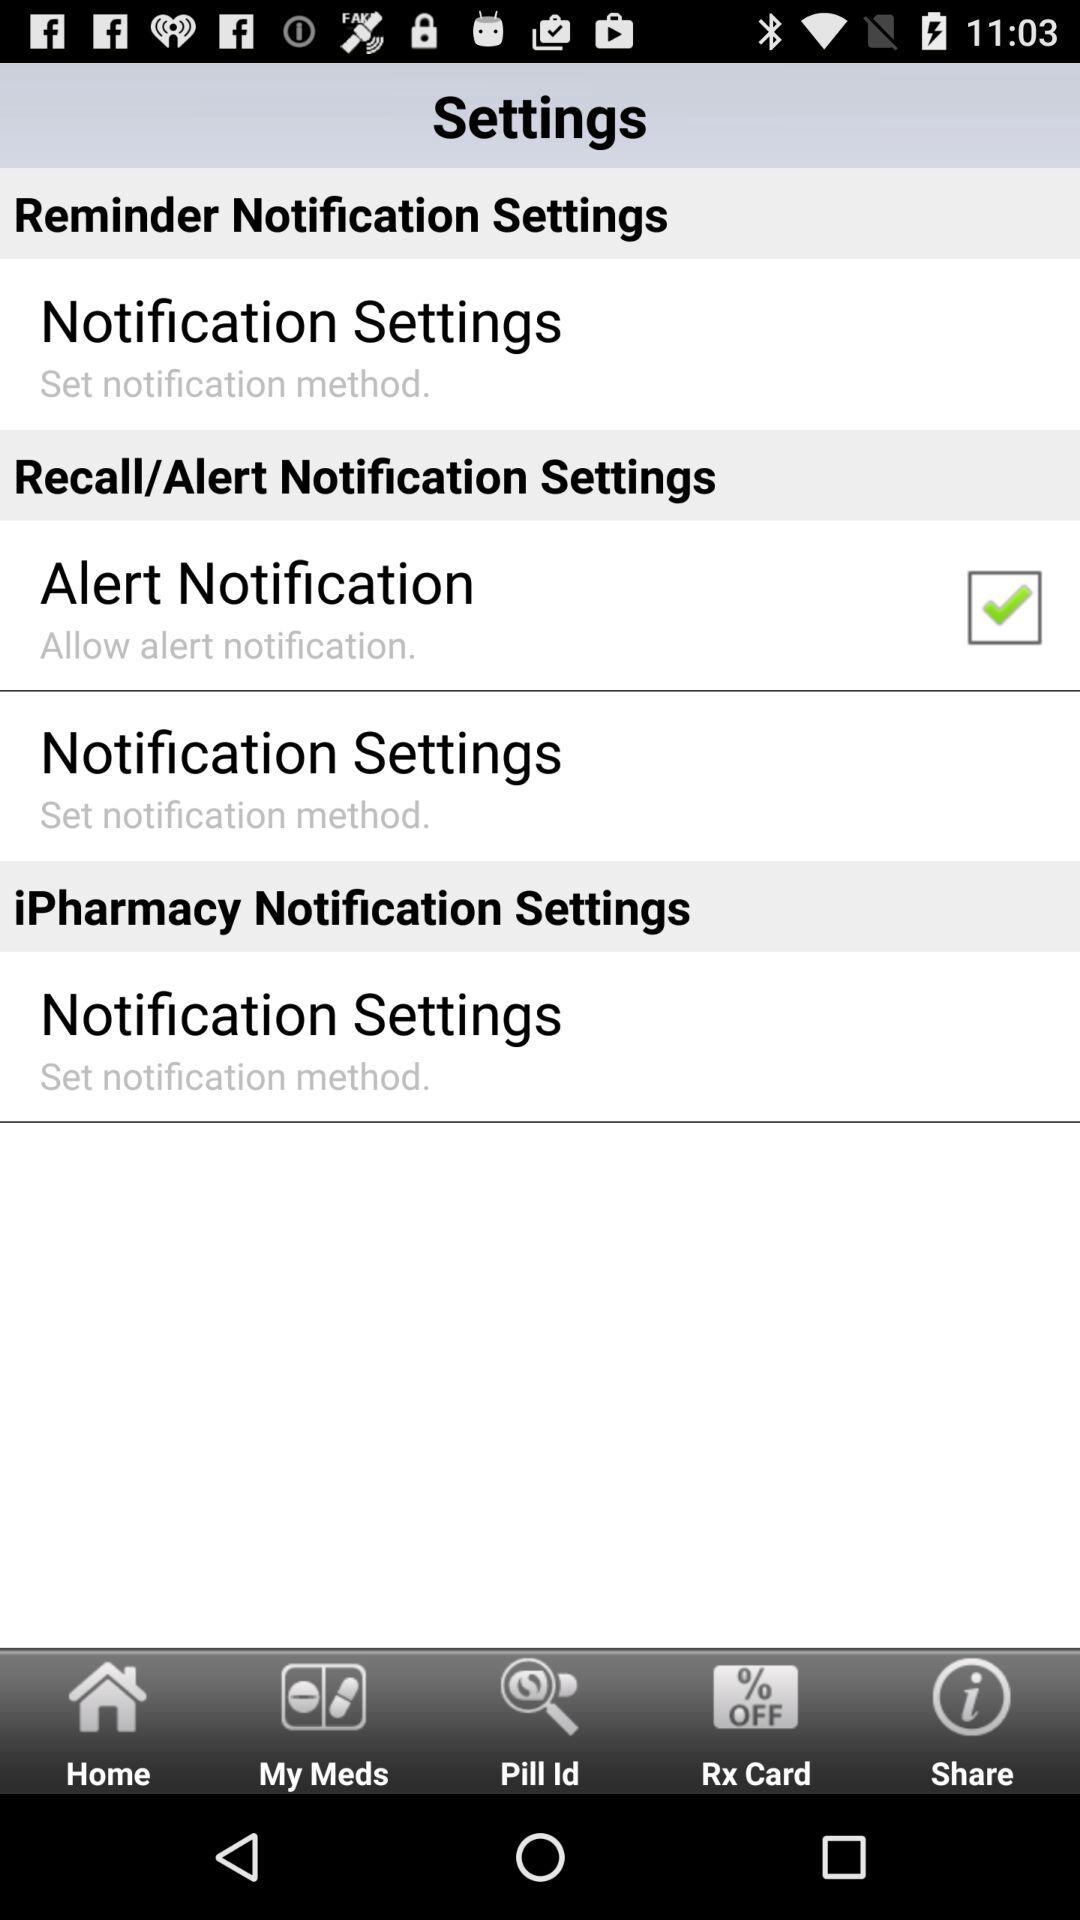 The width and height of the screenshot is (1080, 1920). Describe the element at coordinates (540, 1719) in the screenshot. I see `the pill id radio button` at that location.